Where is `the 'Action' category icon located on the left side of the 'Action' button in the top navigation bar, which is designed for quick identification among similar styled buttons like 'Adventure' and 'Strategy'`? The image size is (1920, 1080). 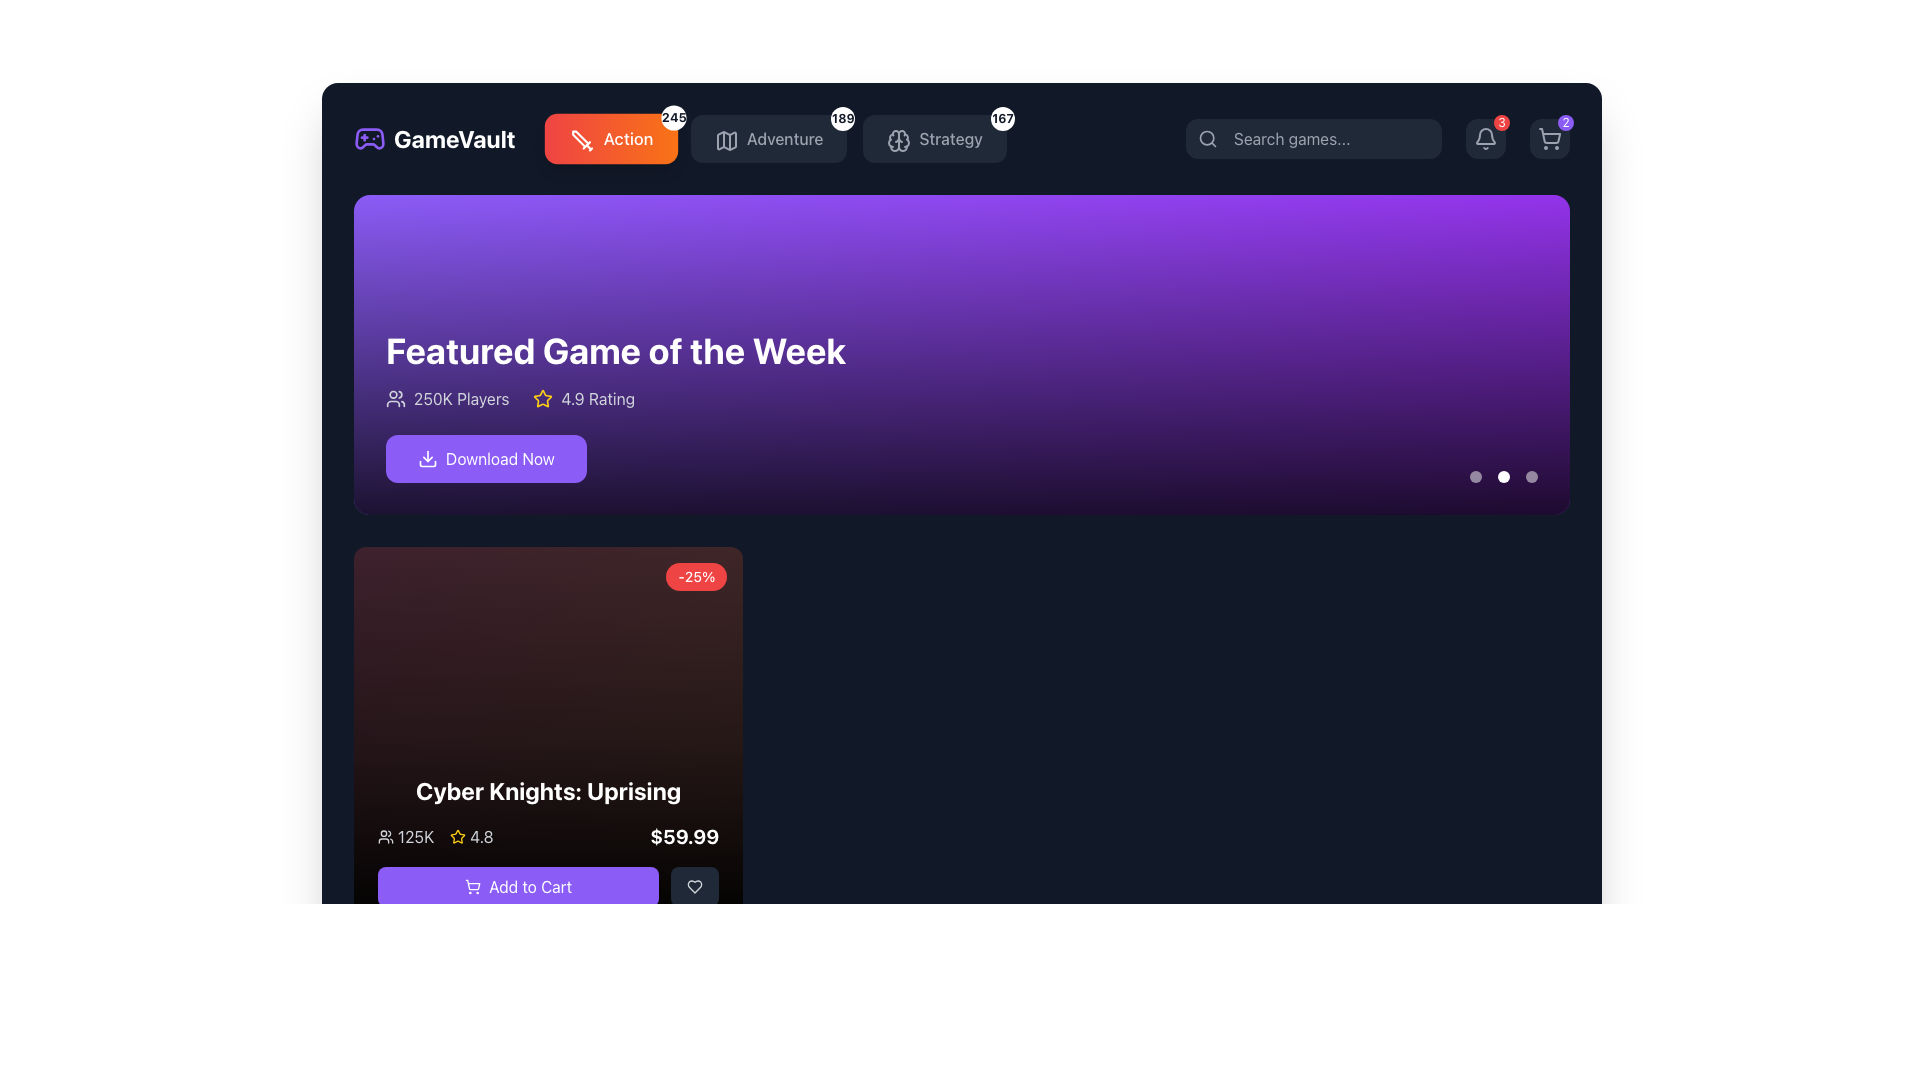
the 'Action' category icon located on the left side of the 'Action' button in the top navigation bar, which is designed for quick identification among similar styled buttons like 'Adventure' and 'Strategy' is located at coordinates (579, 137).